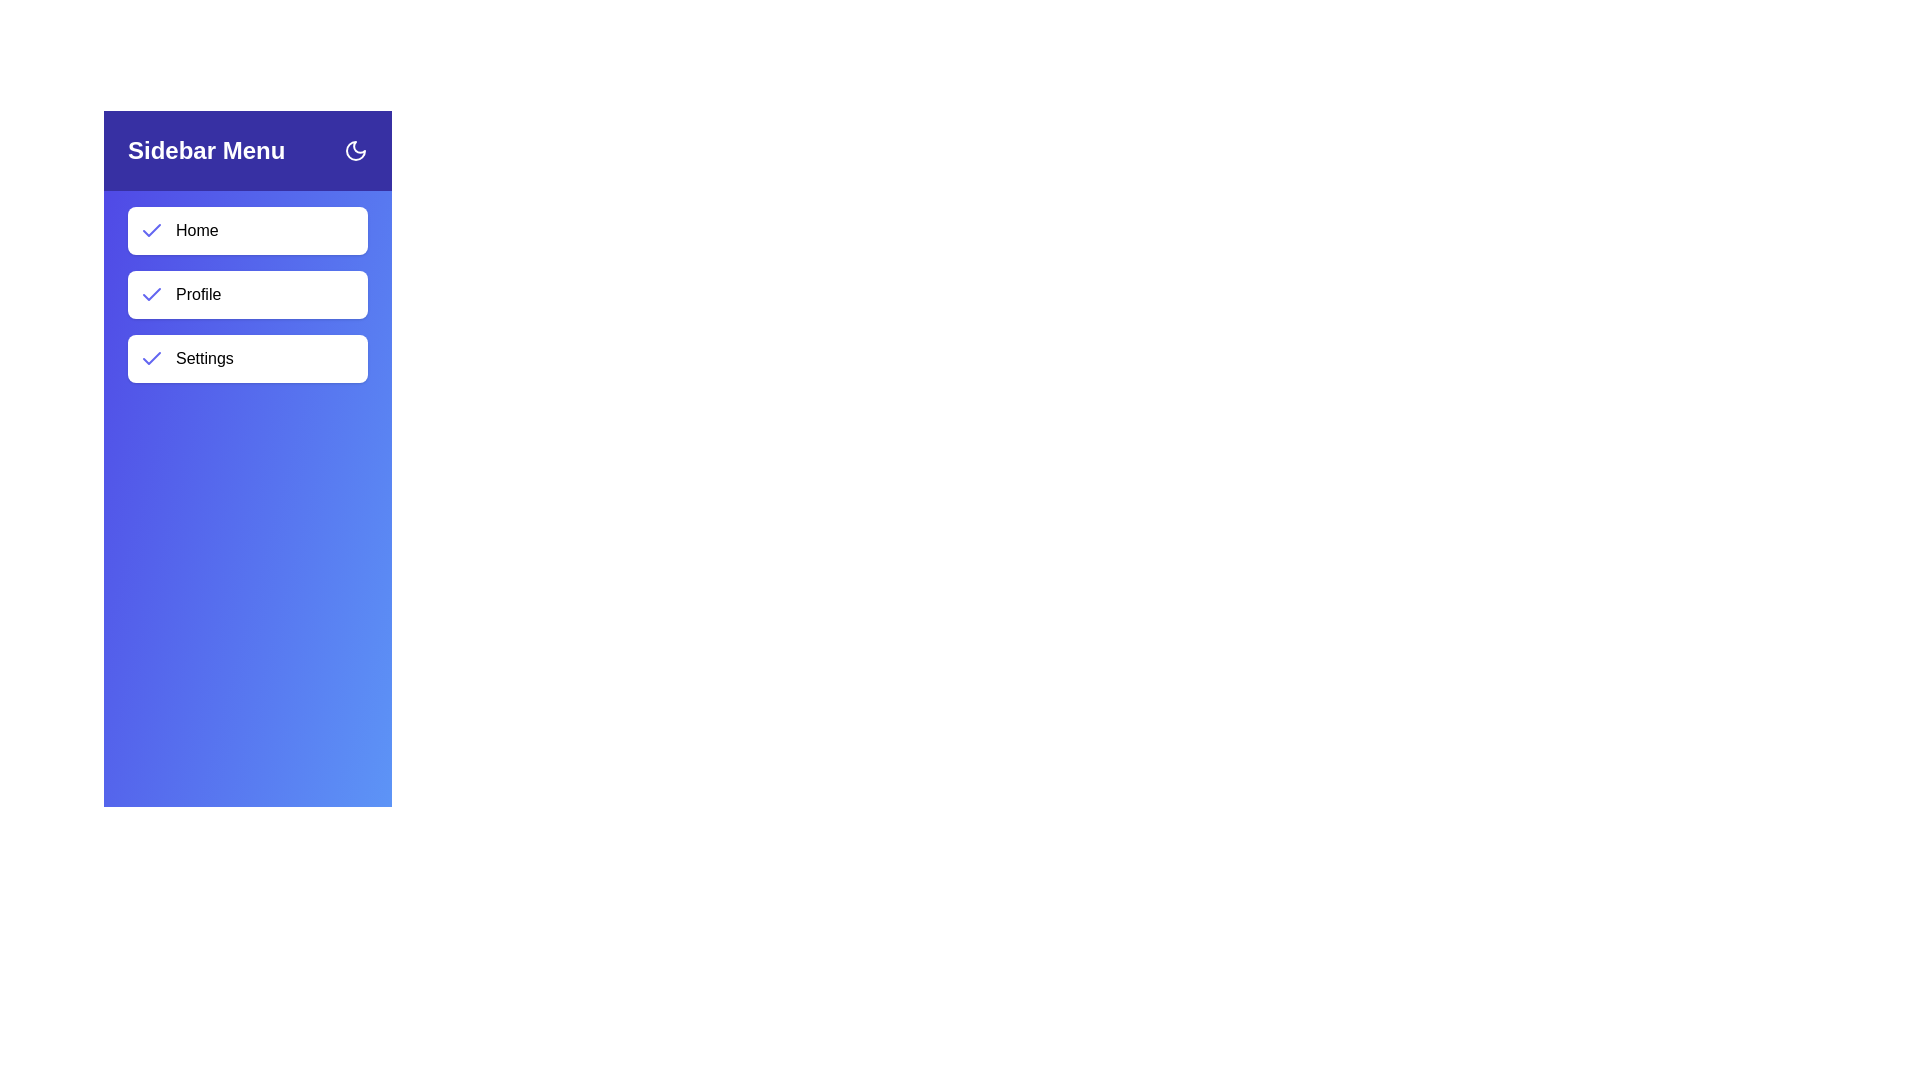 Image resolution: width=1920 pixels, height=1080 pixels. Describe the element at coordinates (247, 230) in the screenshot. I see `the menu item Home to navigate` at that location.